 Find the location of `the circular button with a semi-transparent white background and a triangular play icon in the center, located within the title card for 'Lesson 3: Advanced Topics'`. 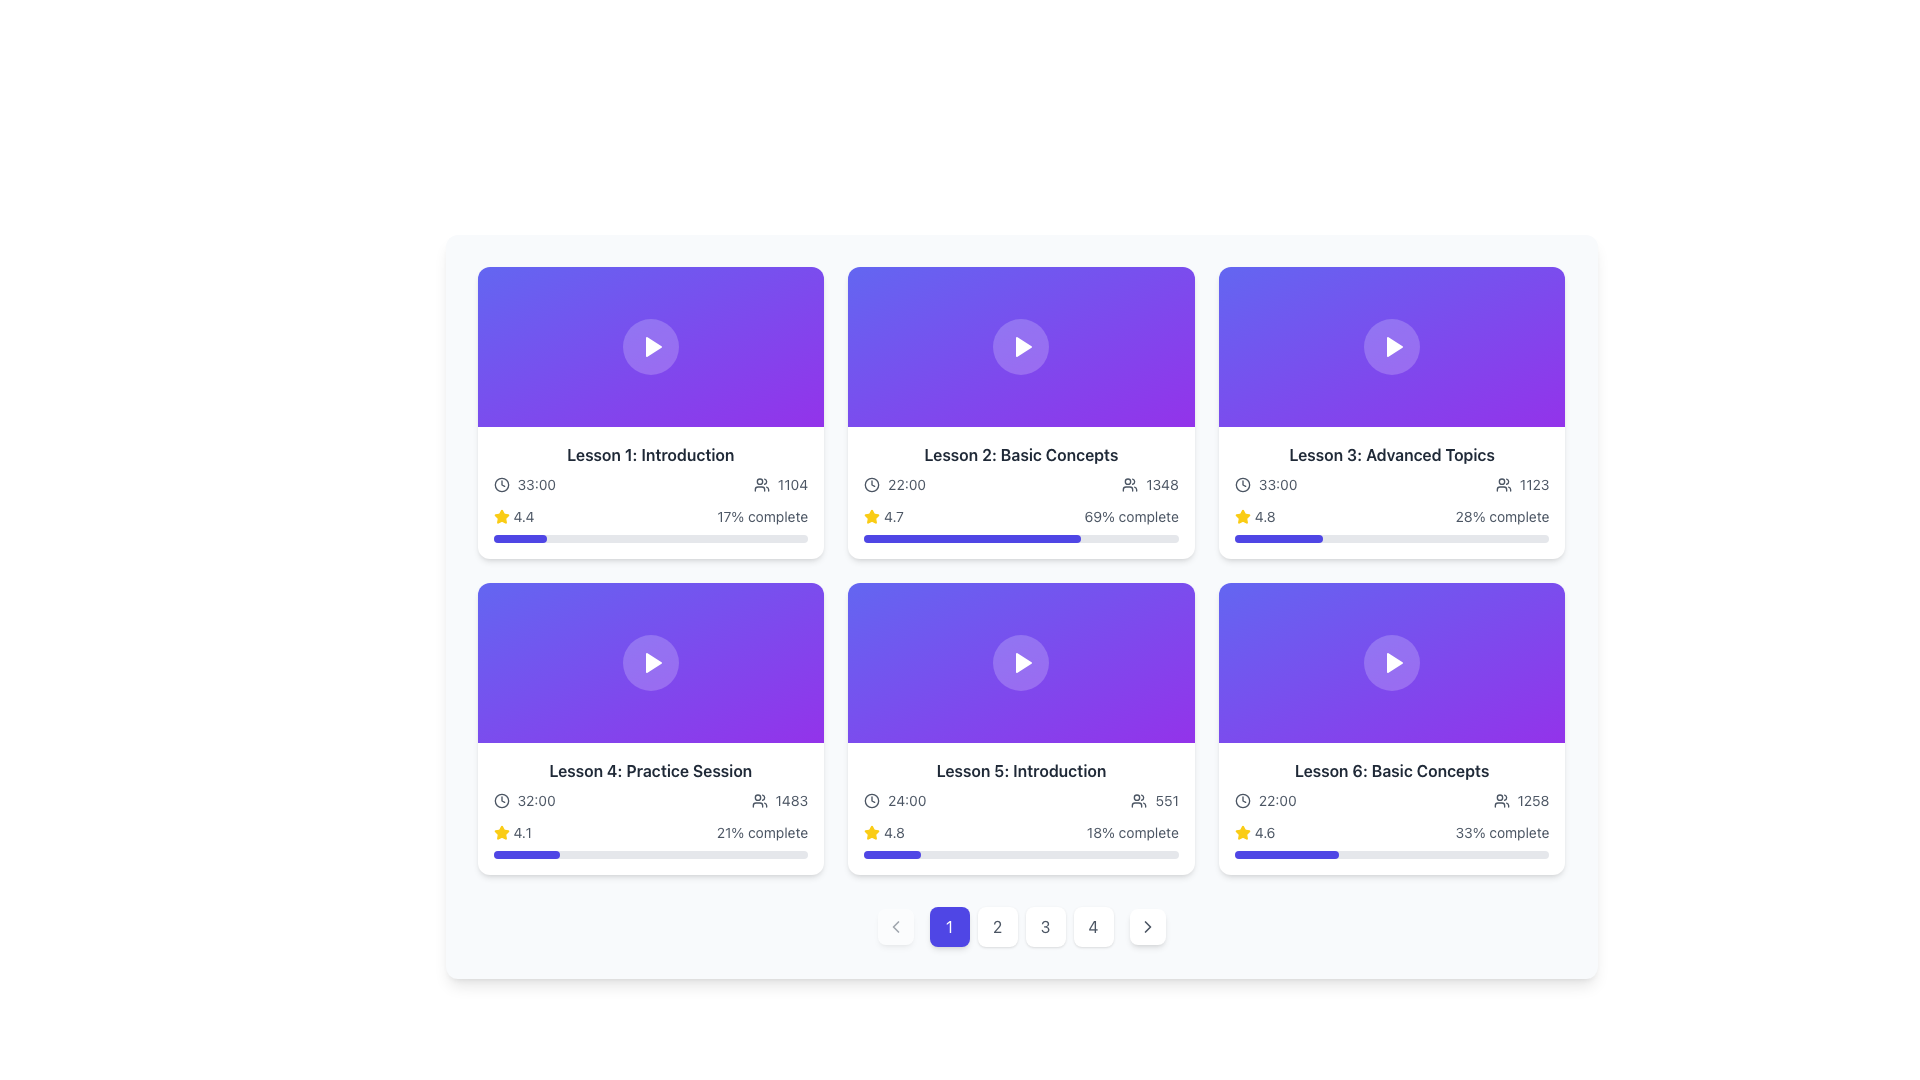

the circular button with a semi-transparent white background and a triangular play icon in the center, located within the title card for 'Lesson 3: Advanced Topics' is located at coordinates (1391, 346).